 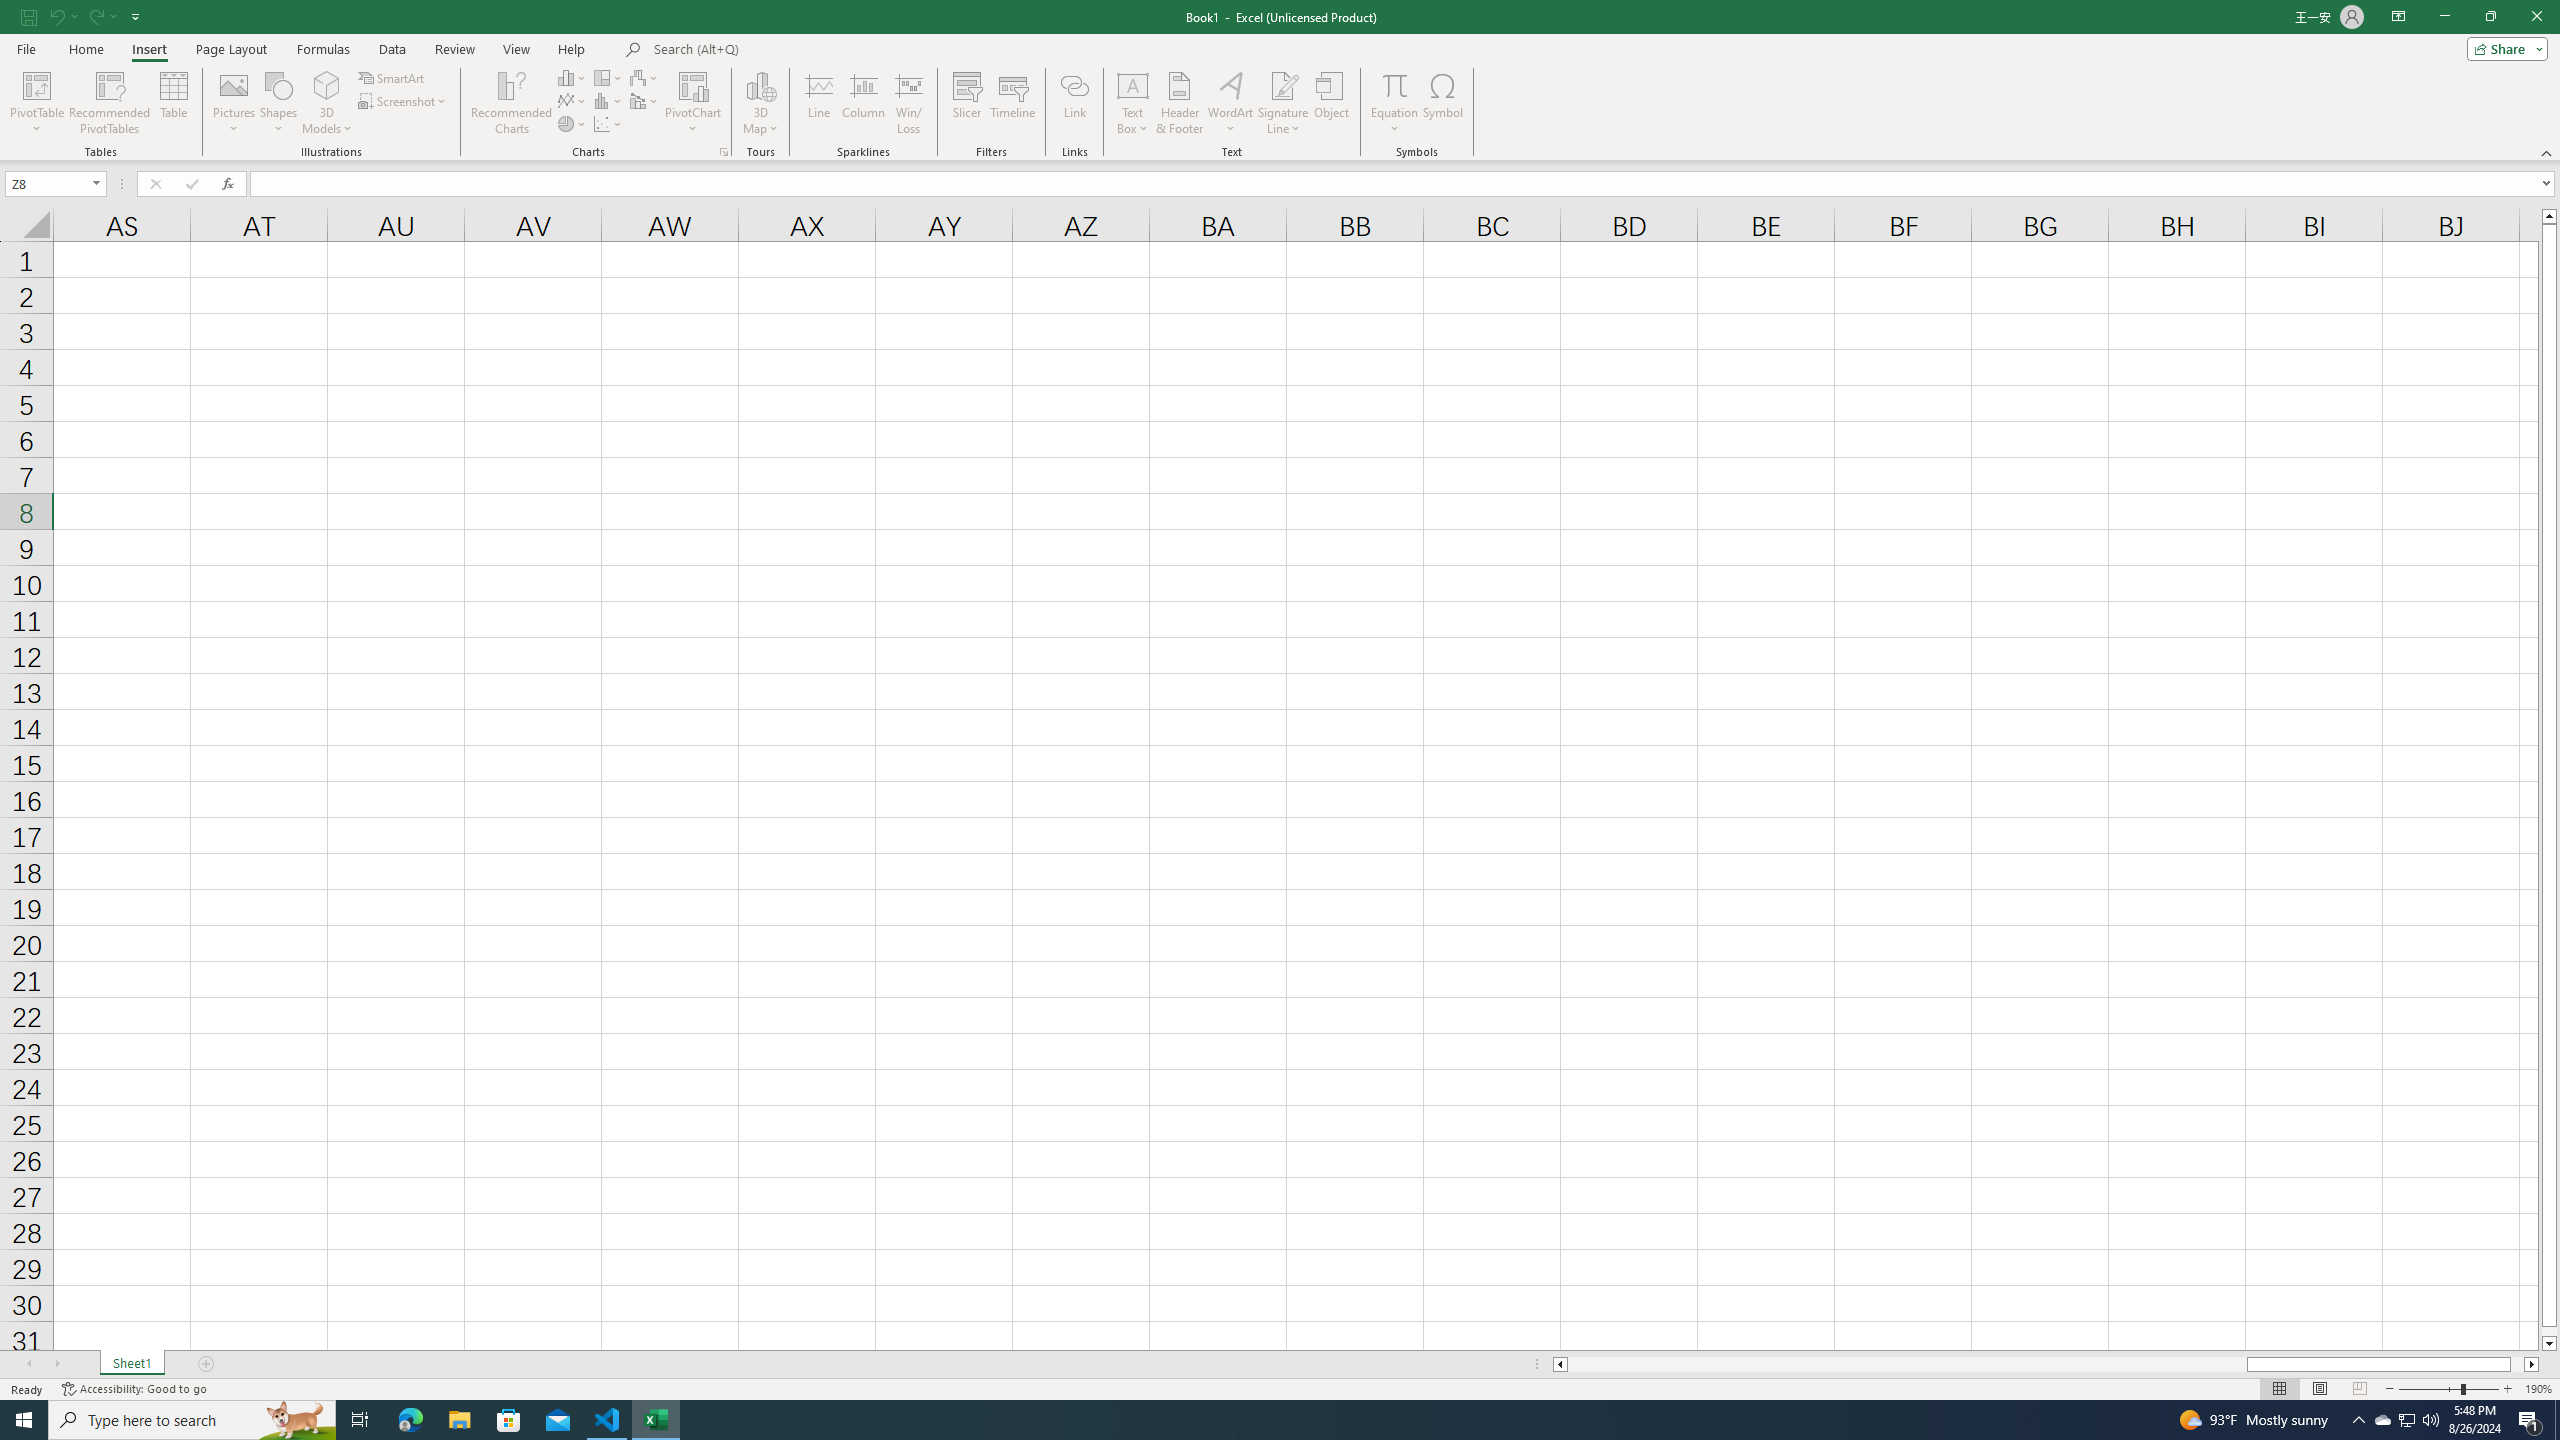 I want to click on 'Insert Line or Area Chart', so click(x=572, y=99).